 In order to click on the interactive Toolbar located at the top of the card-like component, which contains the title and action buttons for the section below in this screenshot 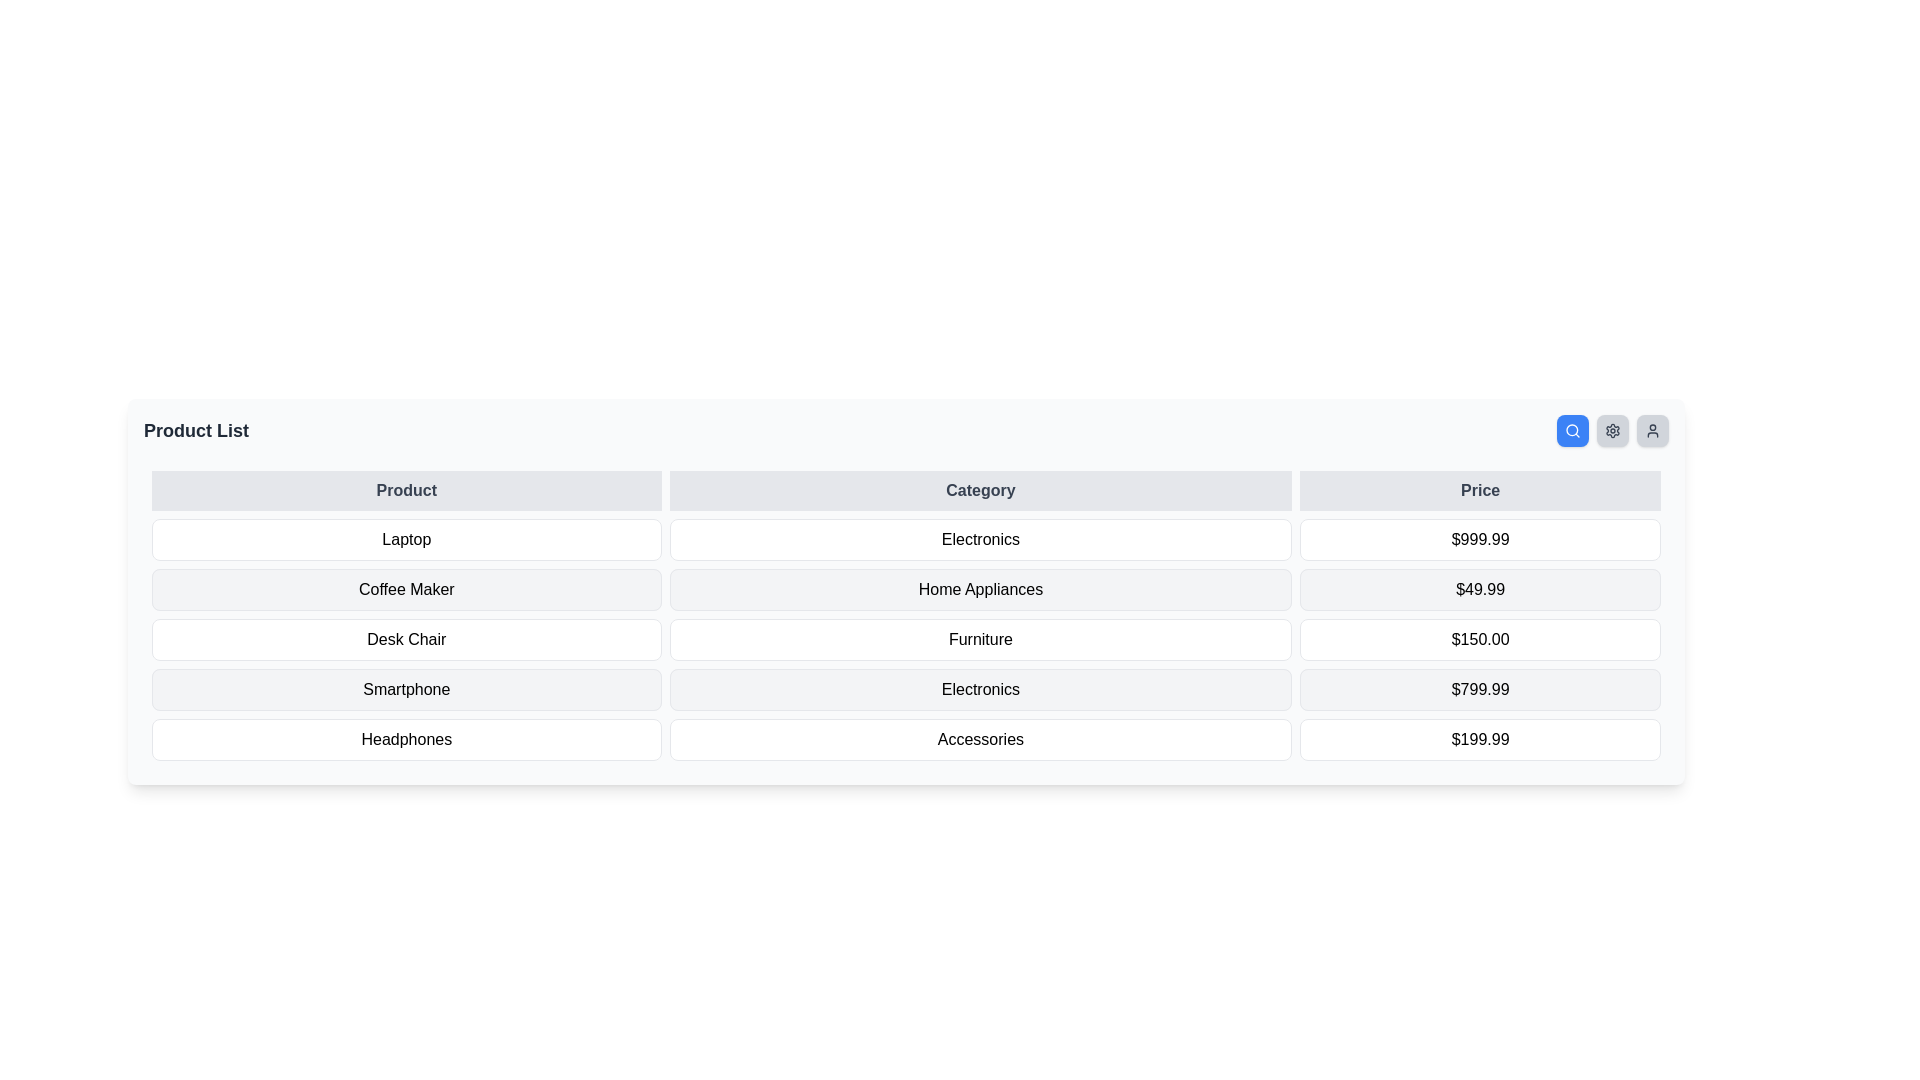, I will do `click(905, 430)`.